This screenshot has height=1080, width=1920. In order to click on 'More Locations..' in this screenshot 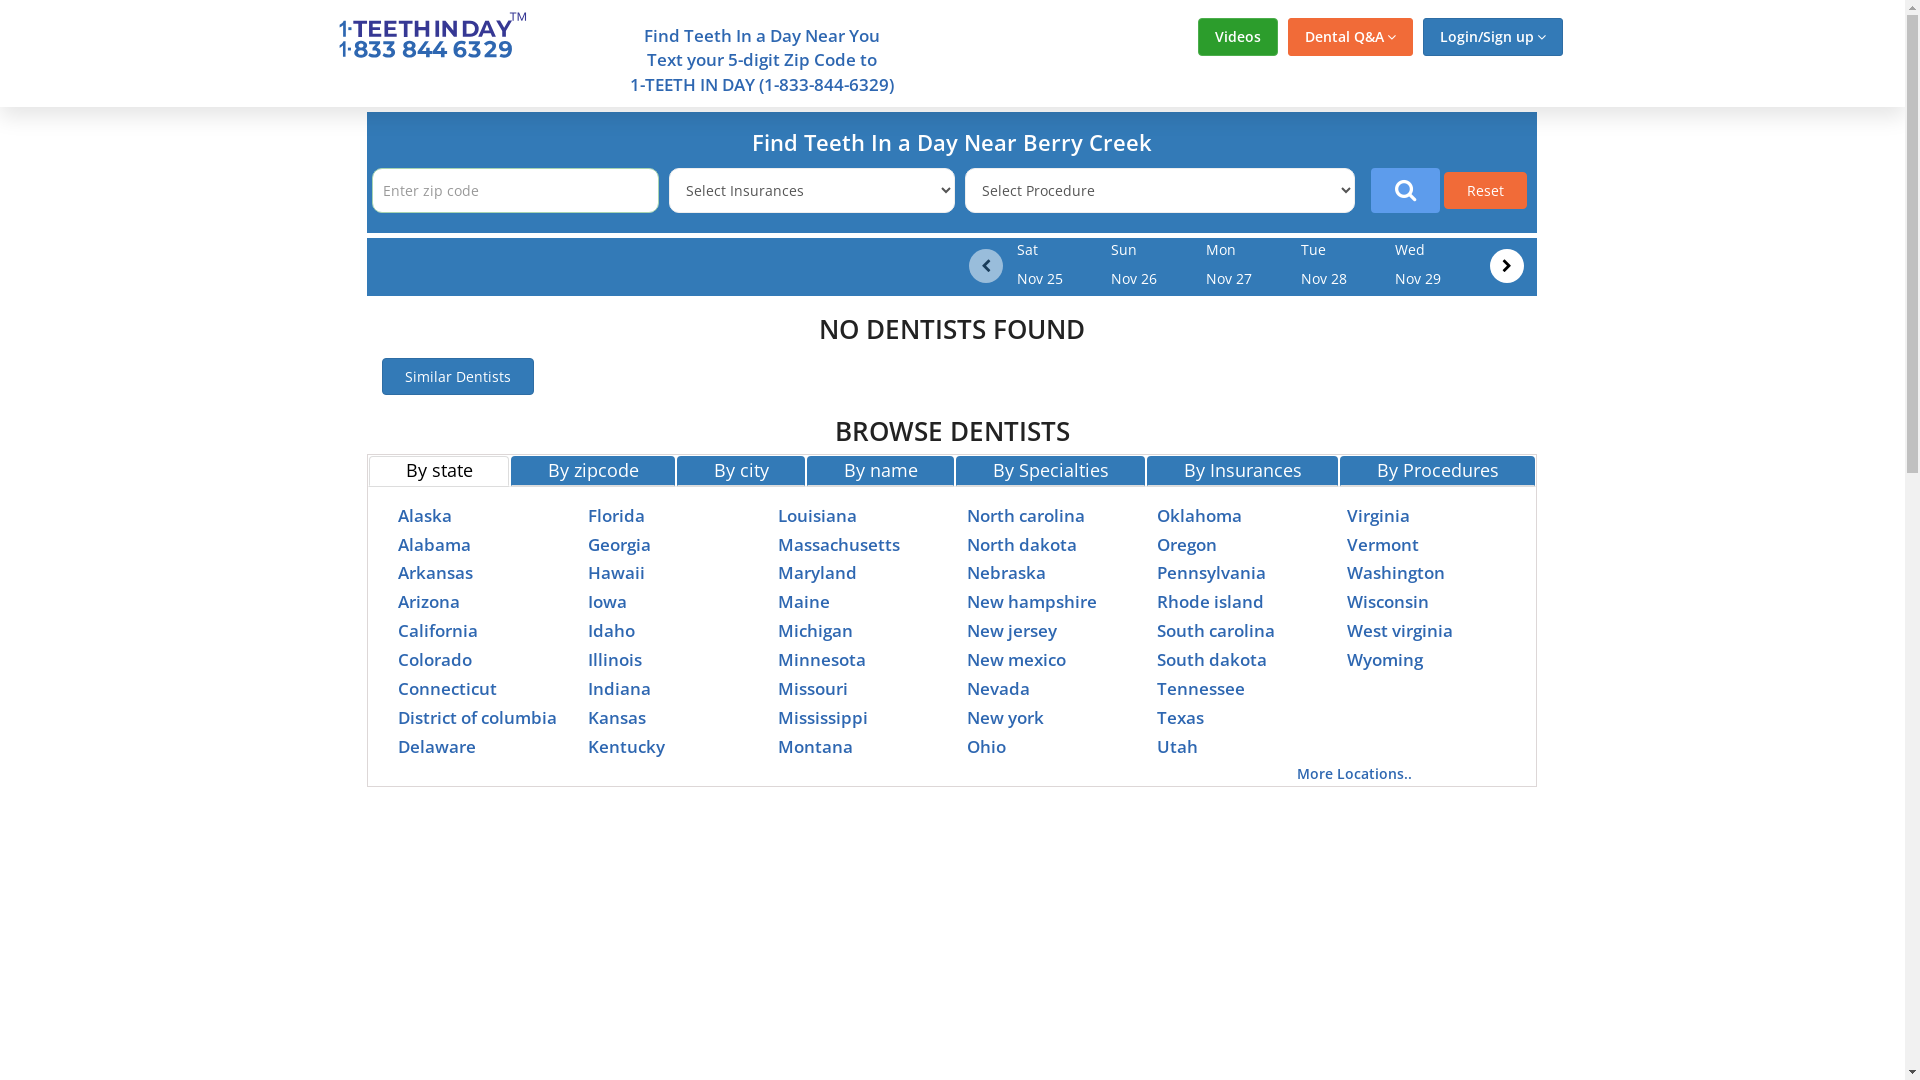, I will do `click(1354, 772)`.